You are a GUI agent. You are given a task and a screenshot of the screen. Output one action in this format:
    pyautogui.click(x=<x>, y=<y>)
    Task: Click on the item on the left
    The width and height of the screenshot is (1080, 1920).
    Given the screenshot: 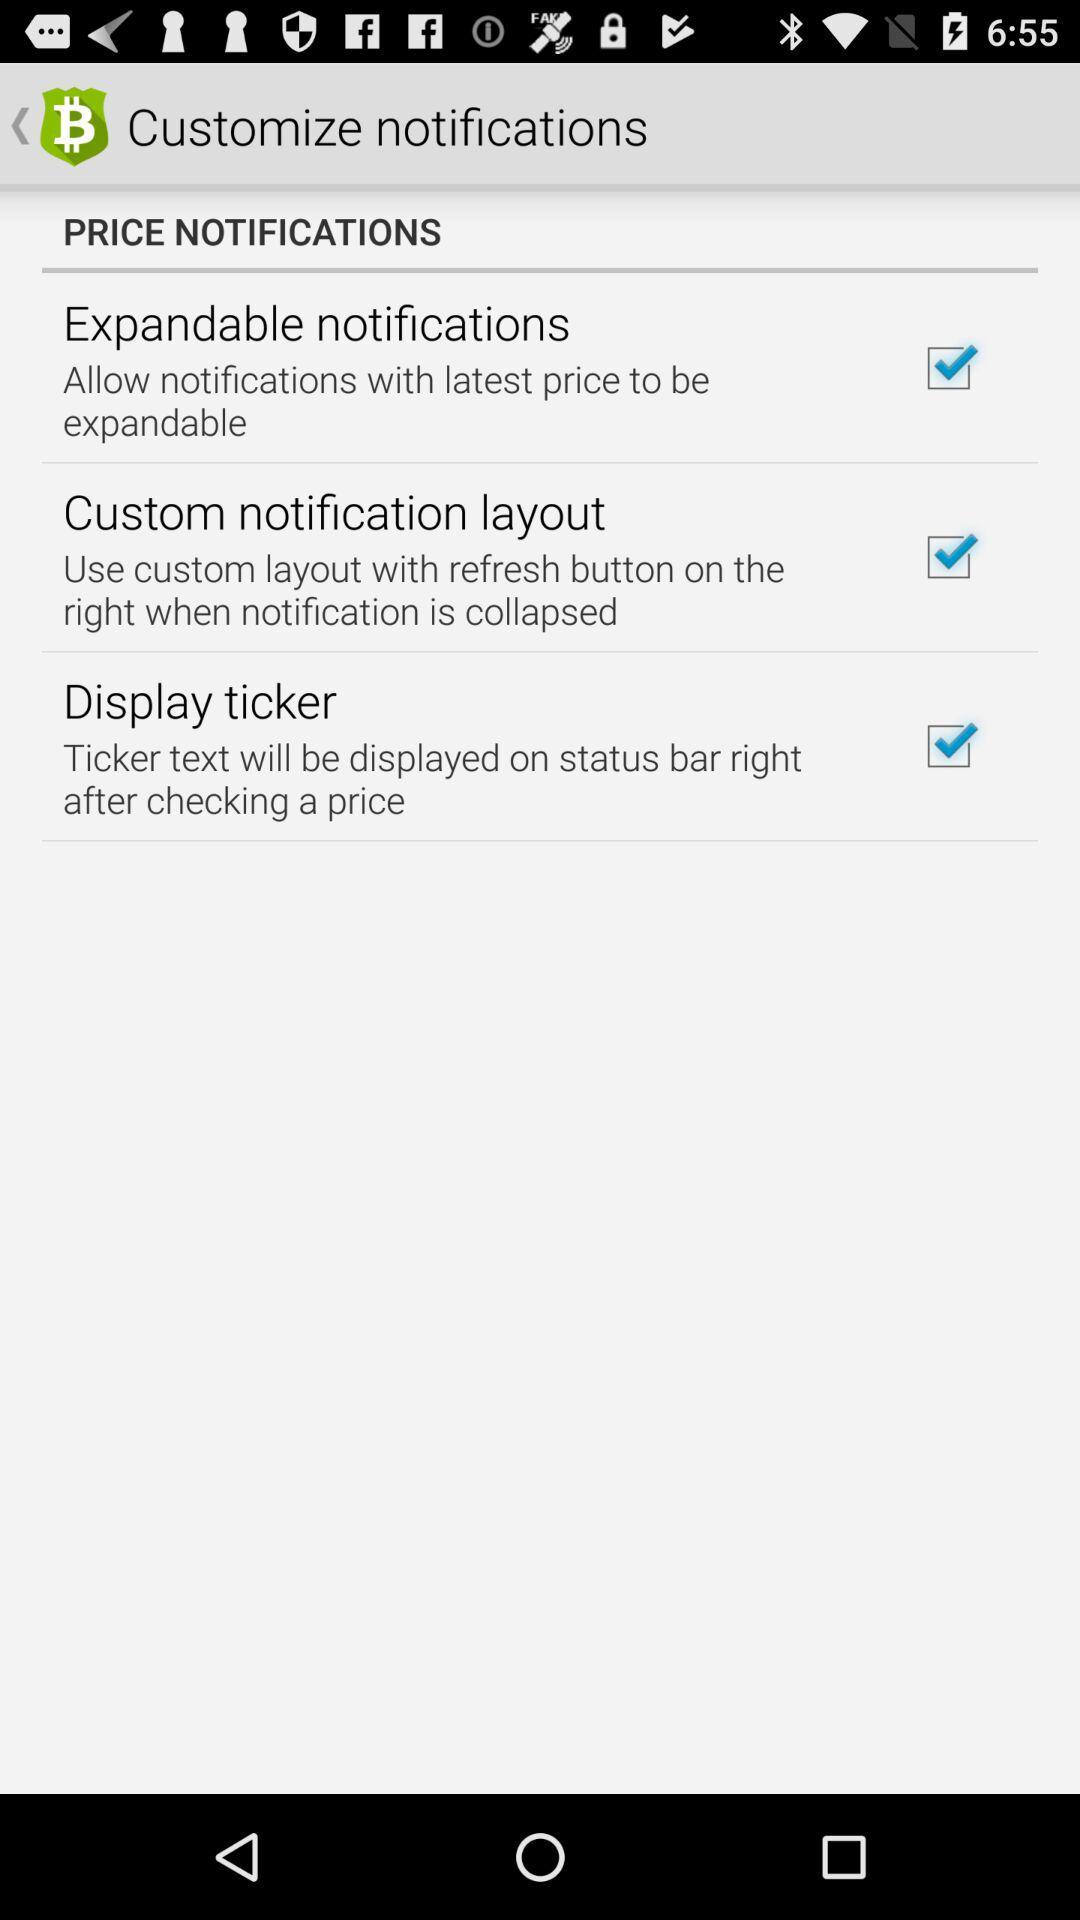 What is the action you would take?
    pyautogui.click(x=199, y=700)
    